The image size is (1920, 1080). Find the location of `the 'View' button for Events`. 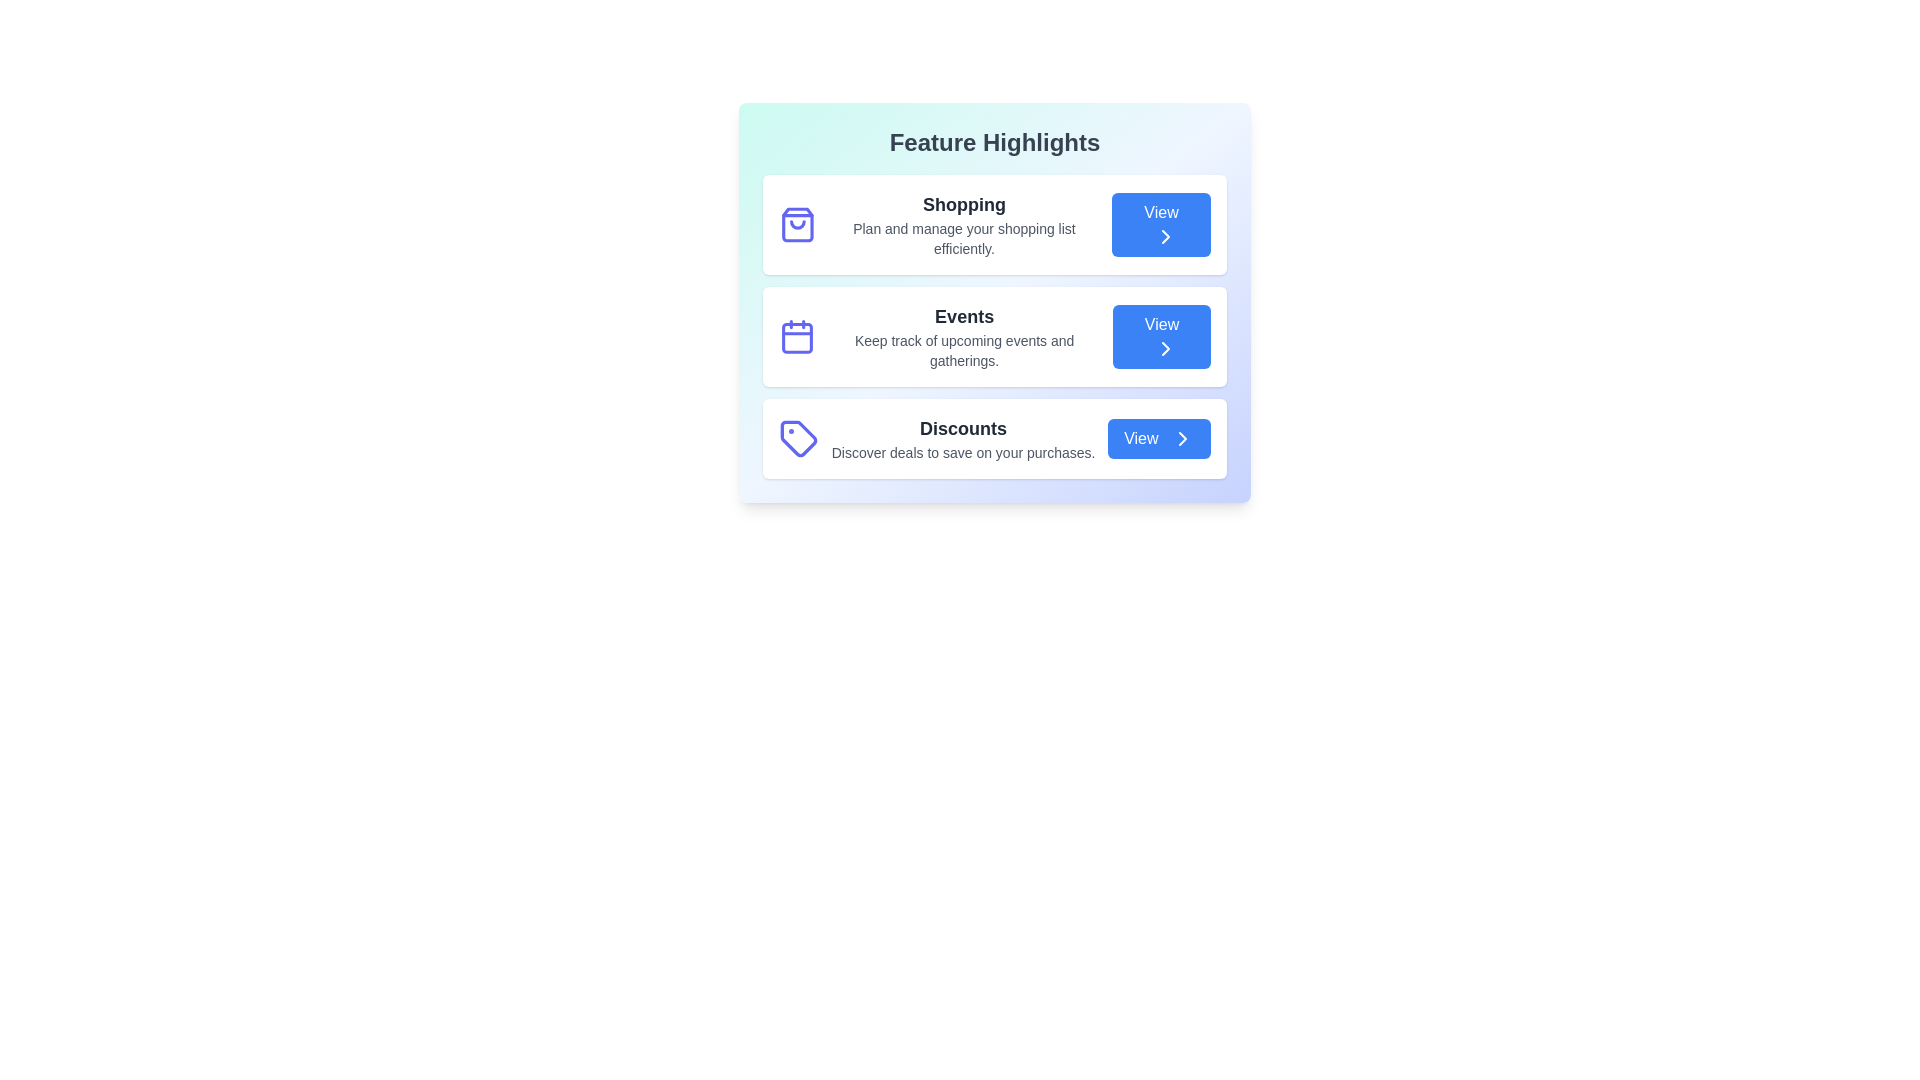

the 'View' button for Events is located at coordinates (1161, 335).